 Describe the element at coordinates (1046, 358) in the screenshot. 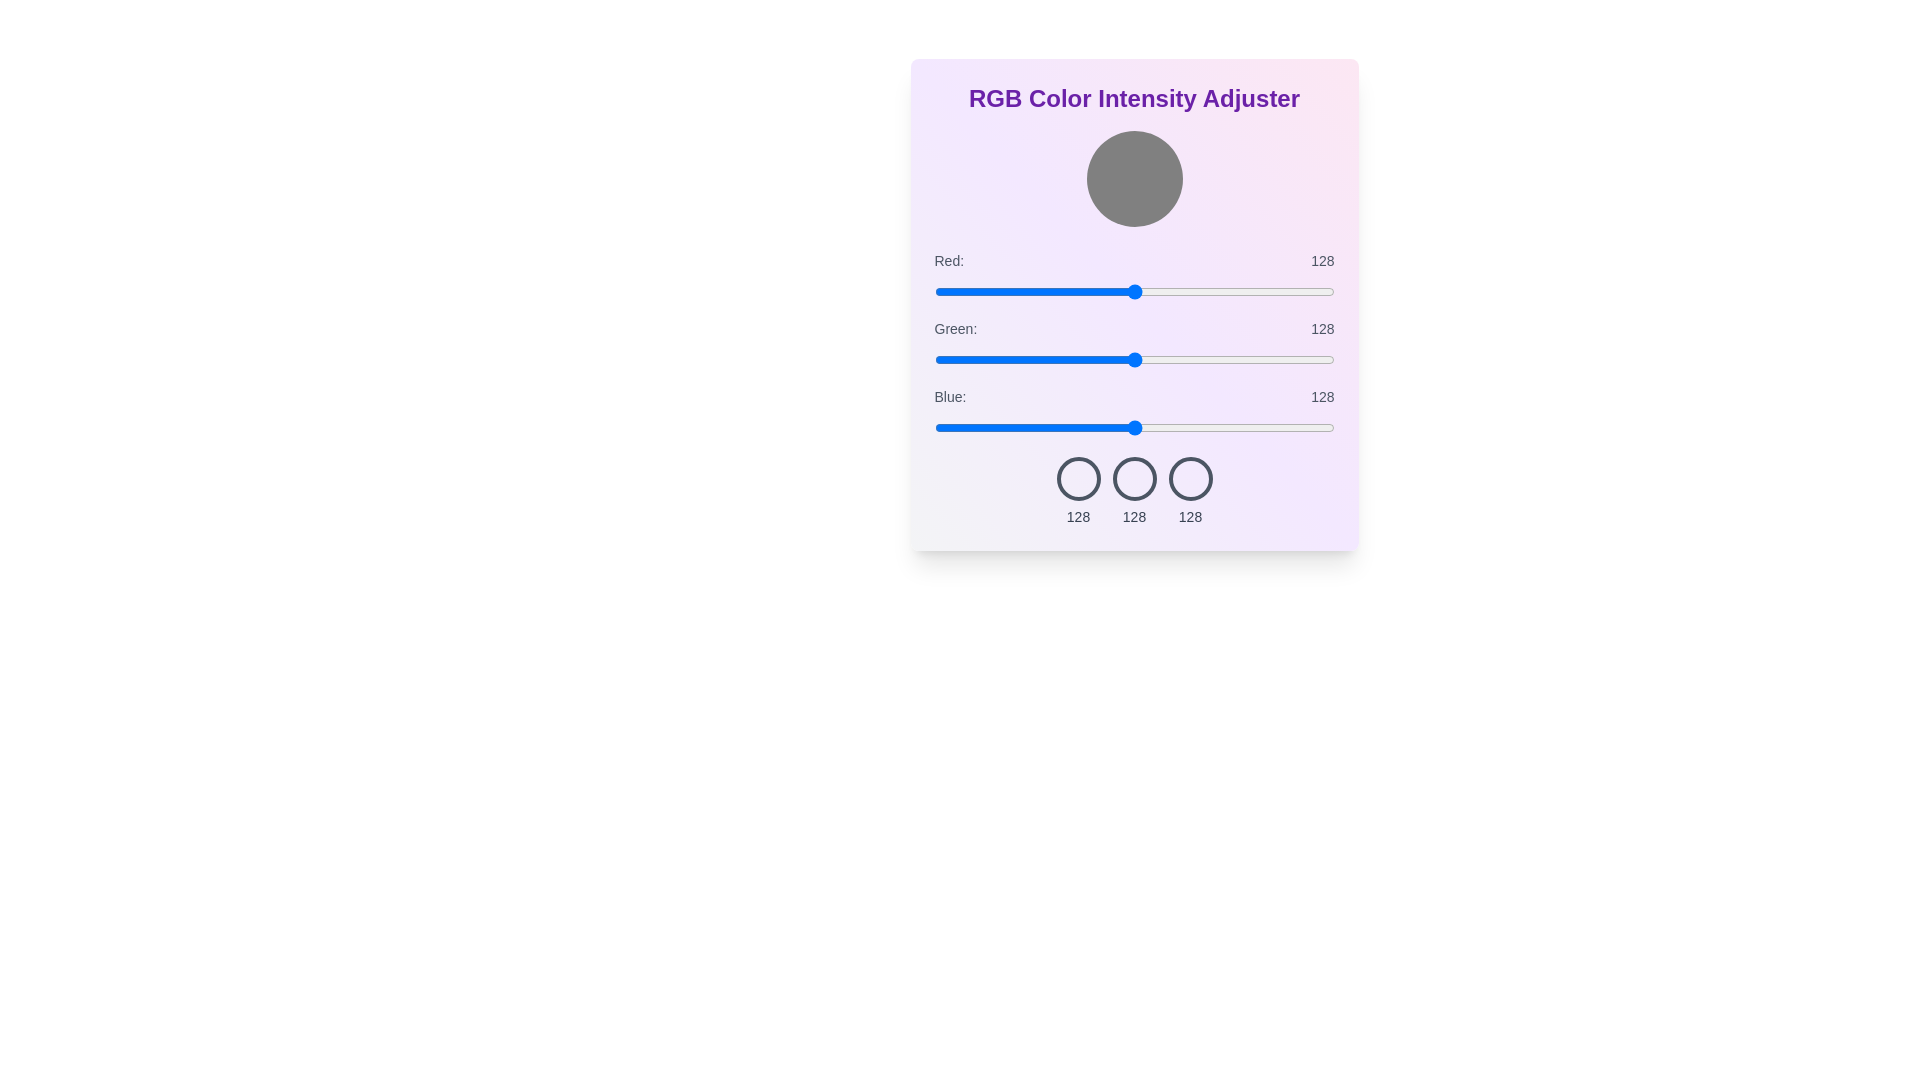

I see `the green slider to set its intensity to 72` at that location.